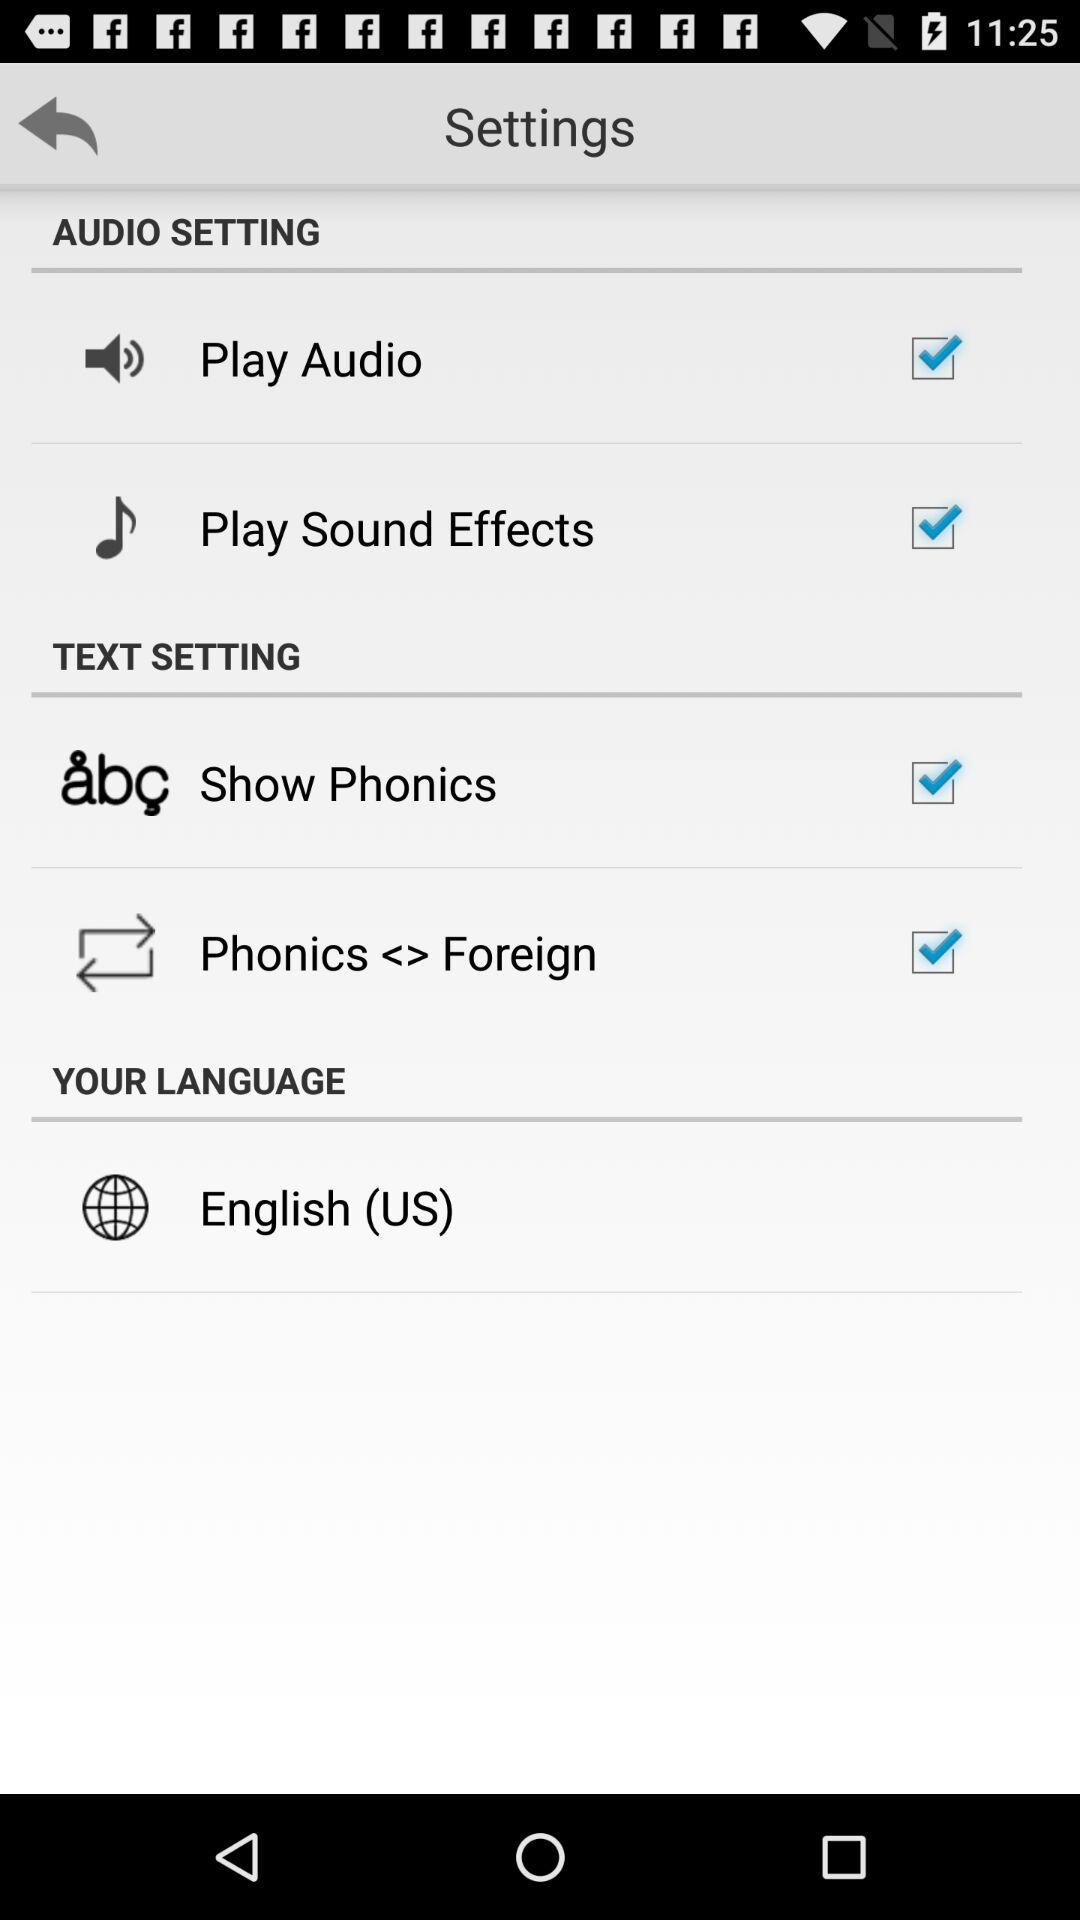 The width and height of the screenshot is (1080, 1920). I want to click on the phonics <> foreign item, so click(398, 951).